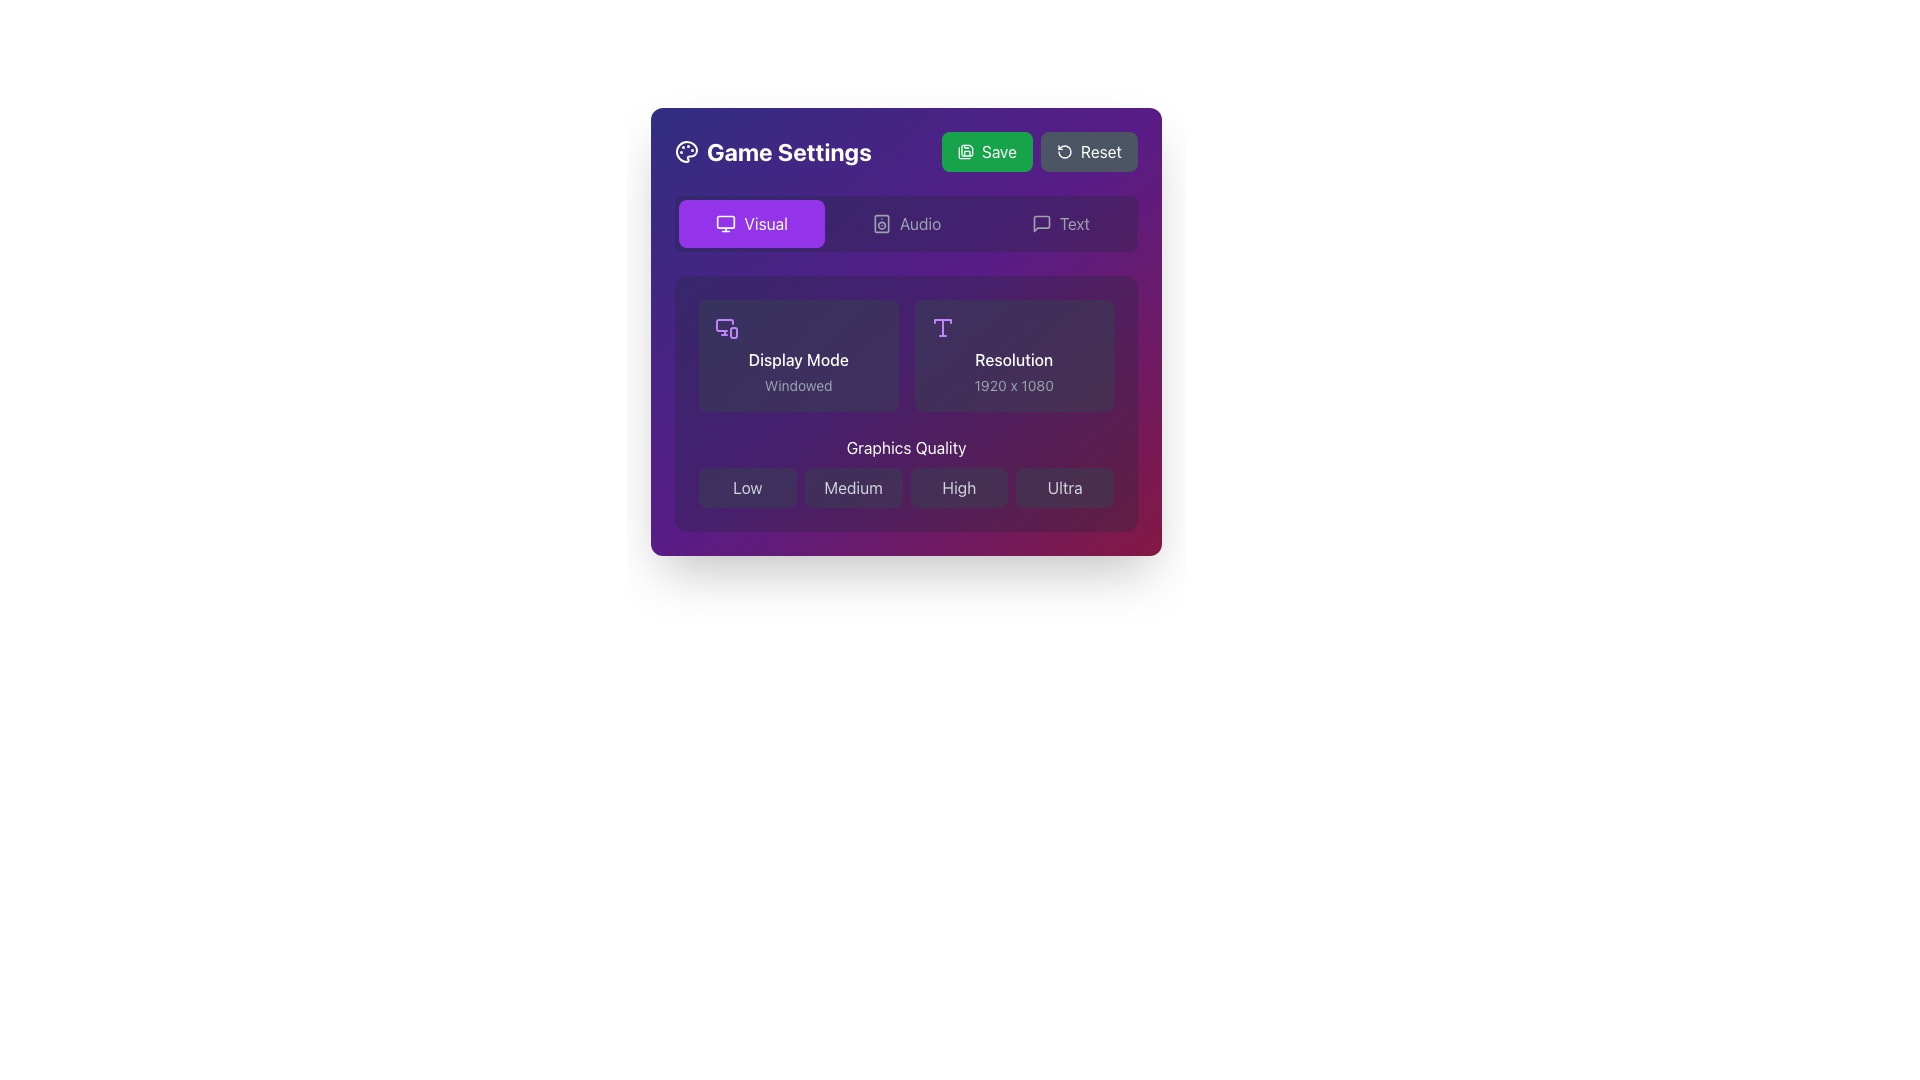  What do you see at coordinates (967, 149) in the screenshot?
I see `the save action icon, which is styled as a button with a green background and located in the upper-right corner of the Game Settings panel` at bounding box center [967, 149].